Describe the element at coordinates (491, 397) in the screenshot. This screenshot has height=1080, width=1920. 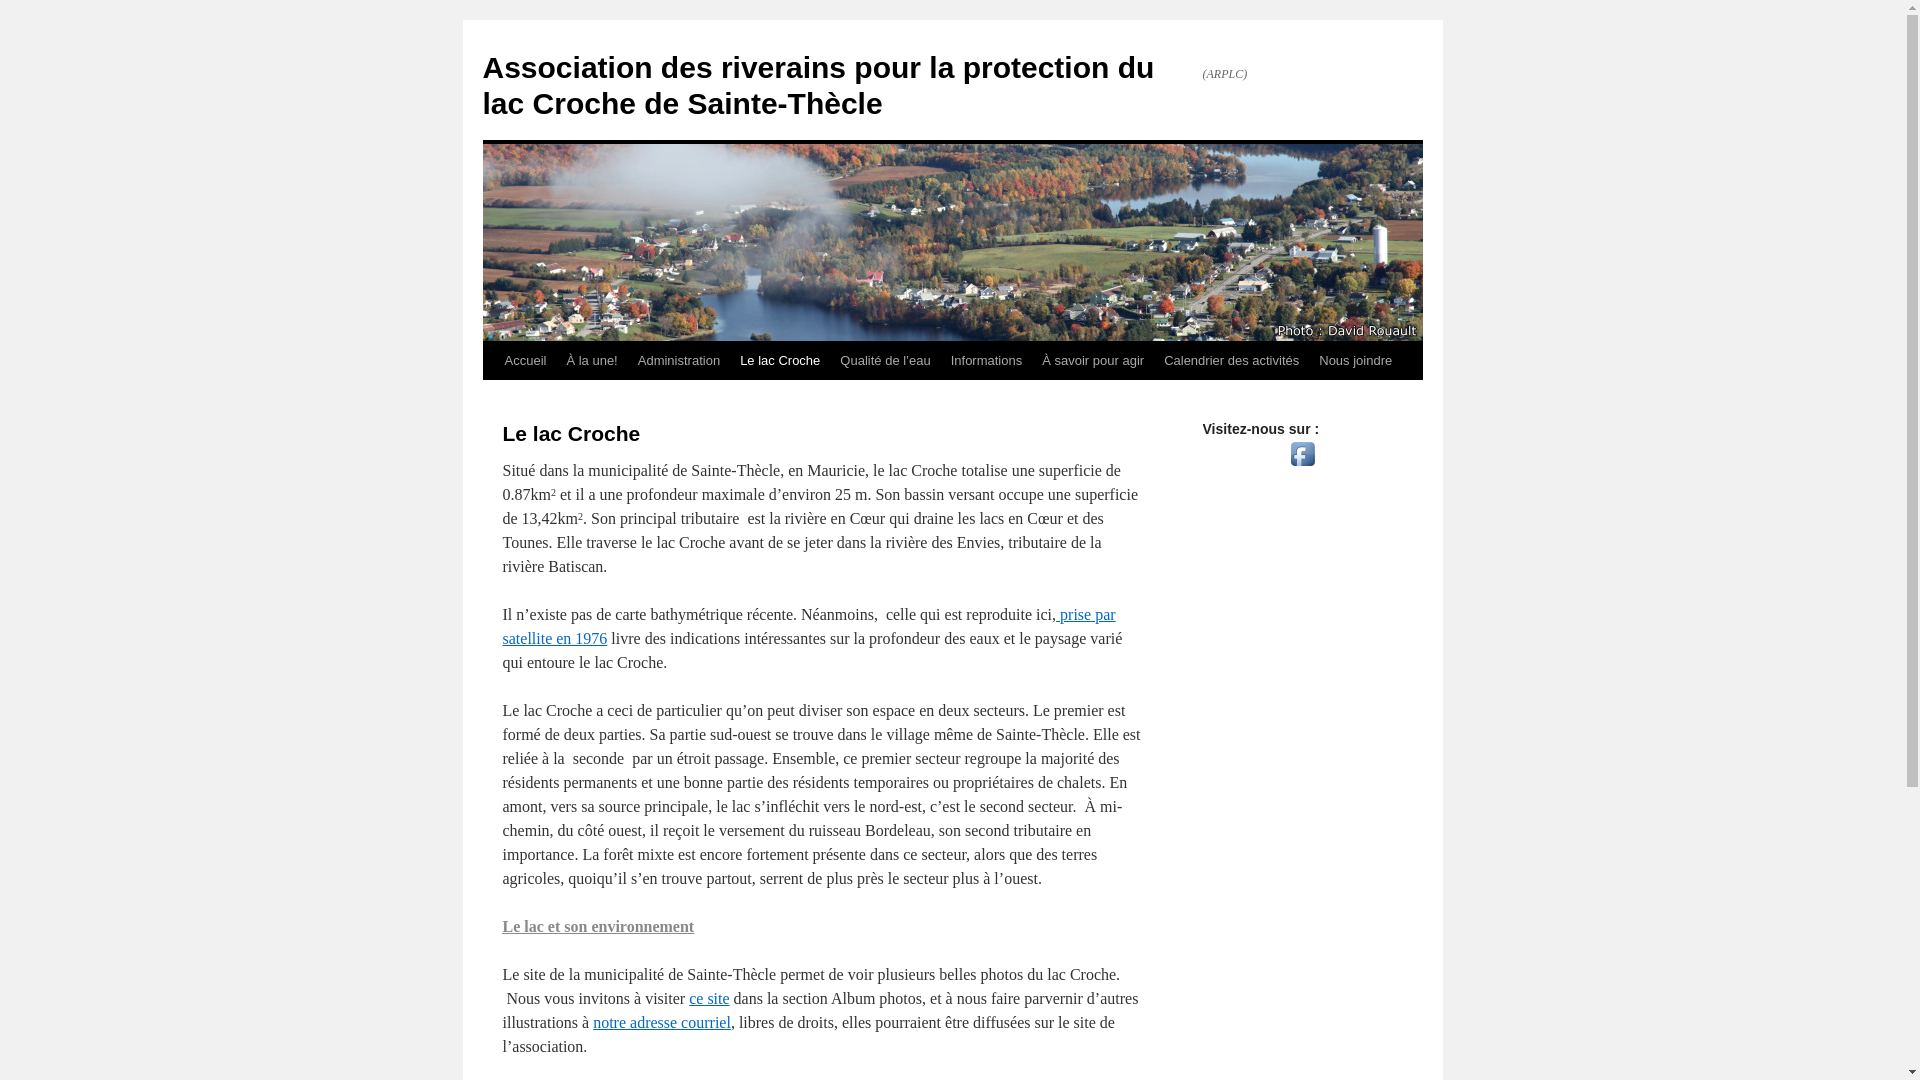
I see `'Aller au contenu'` at that location.